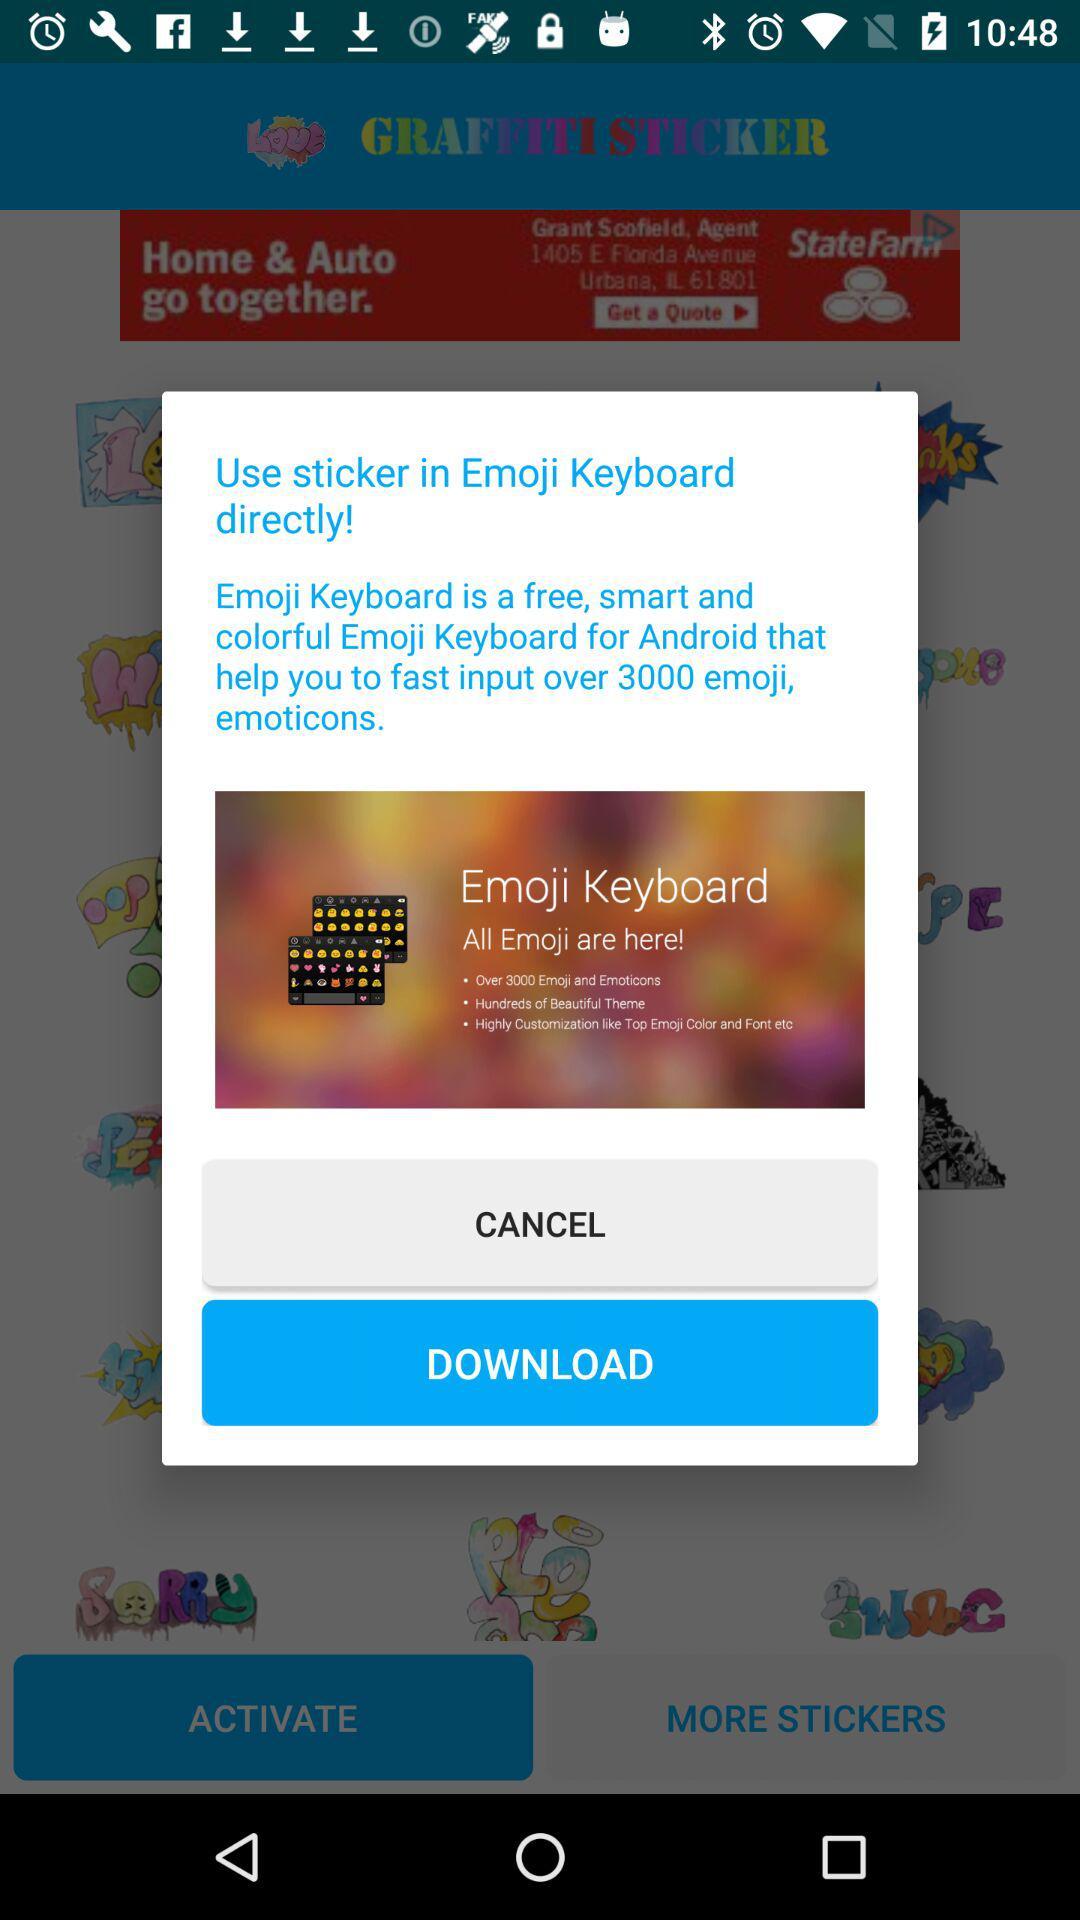 The height and width of the screenshot is (1920, 1080). I want to click on download button, so click(540, 1361).